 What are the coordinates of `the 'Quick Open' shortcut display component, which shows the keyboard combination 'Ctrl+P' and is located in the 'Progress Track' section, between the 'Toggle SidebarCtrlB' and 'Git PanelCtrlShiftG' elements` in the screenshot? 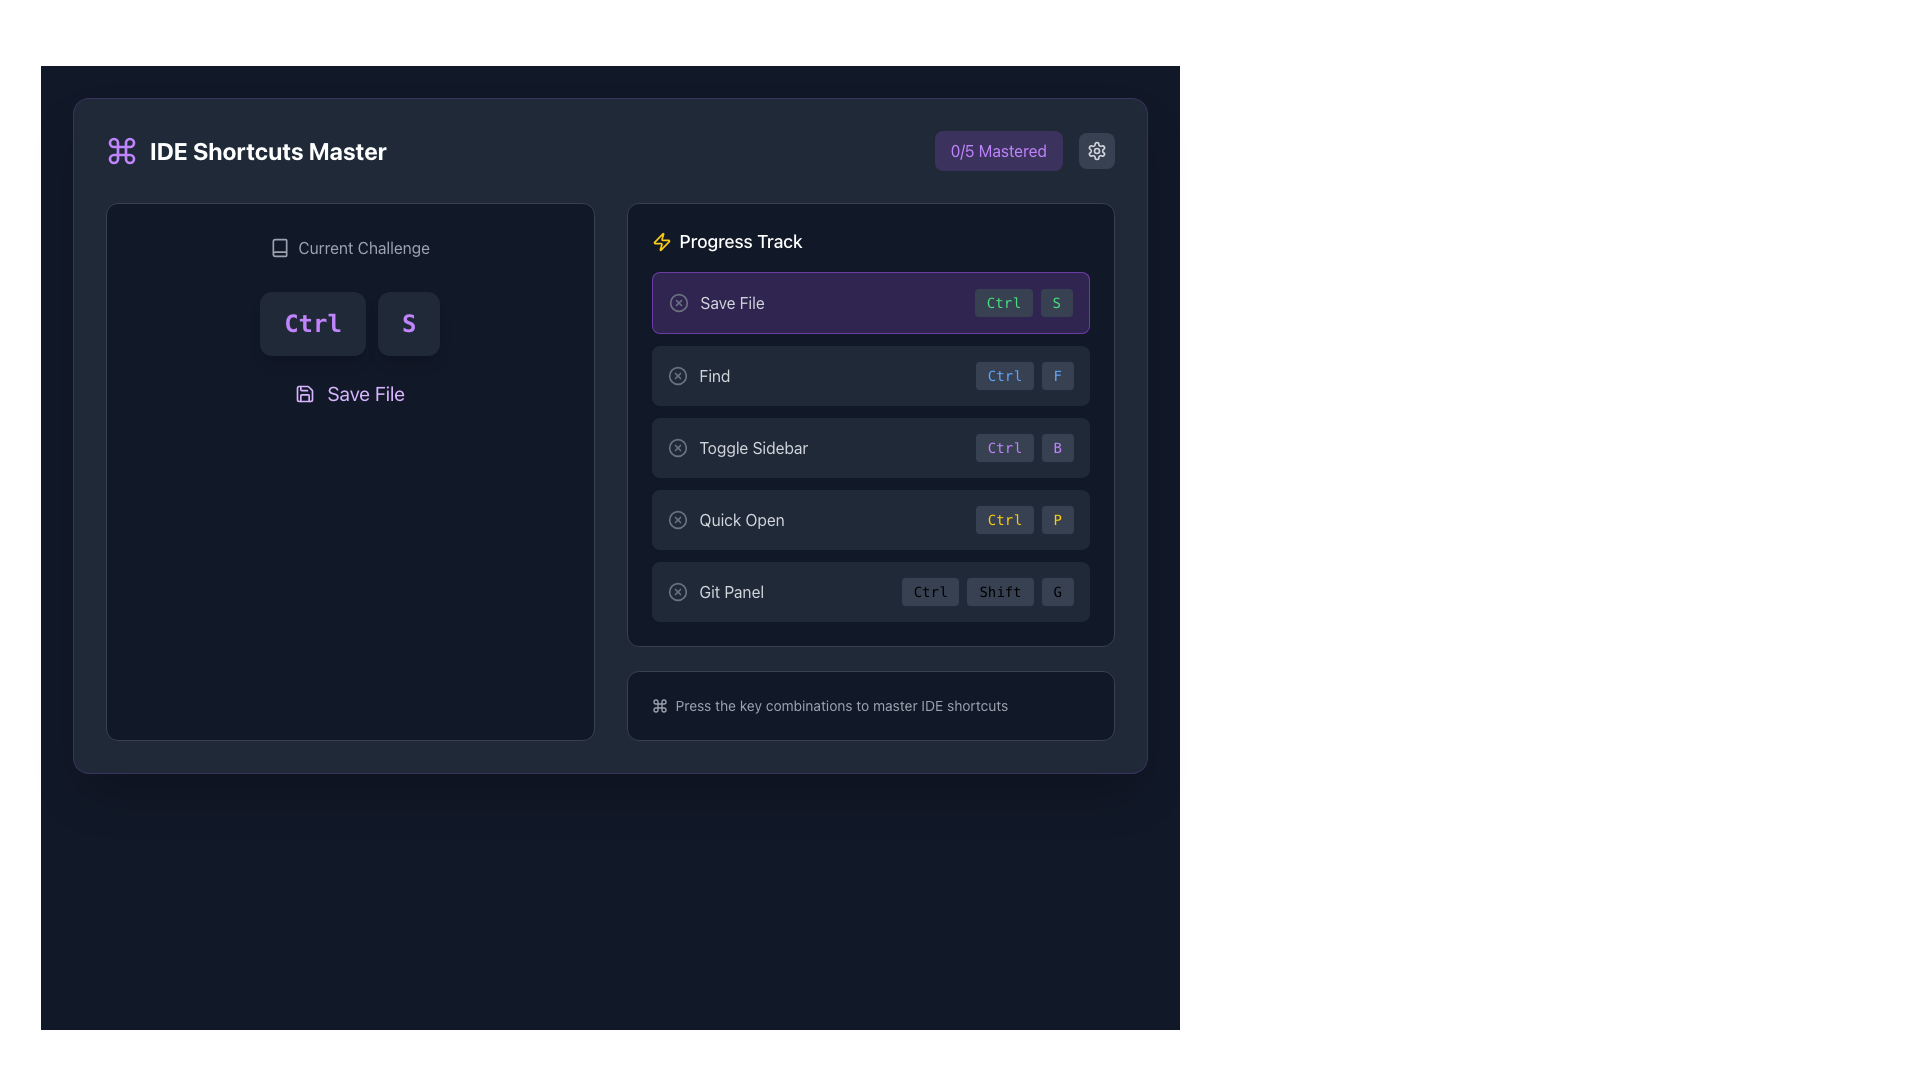 It's located at (870, 519).